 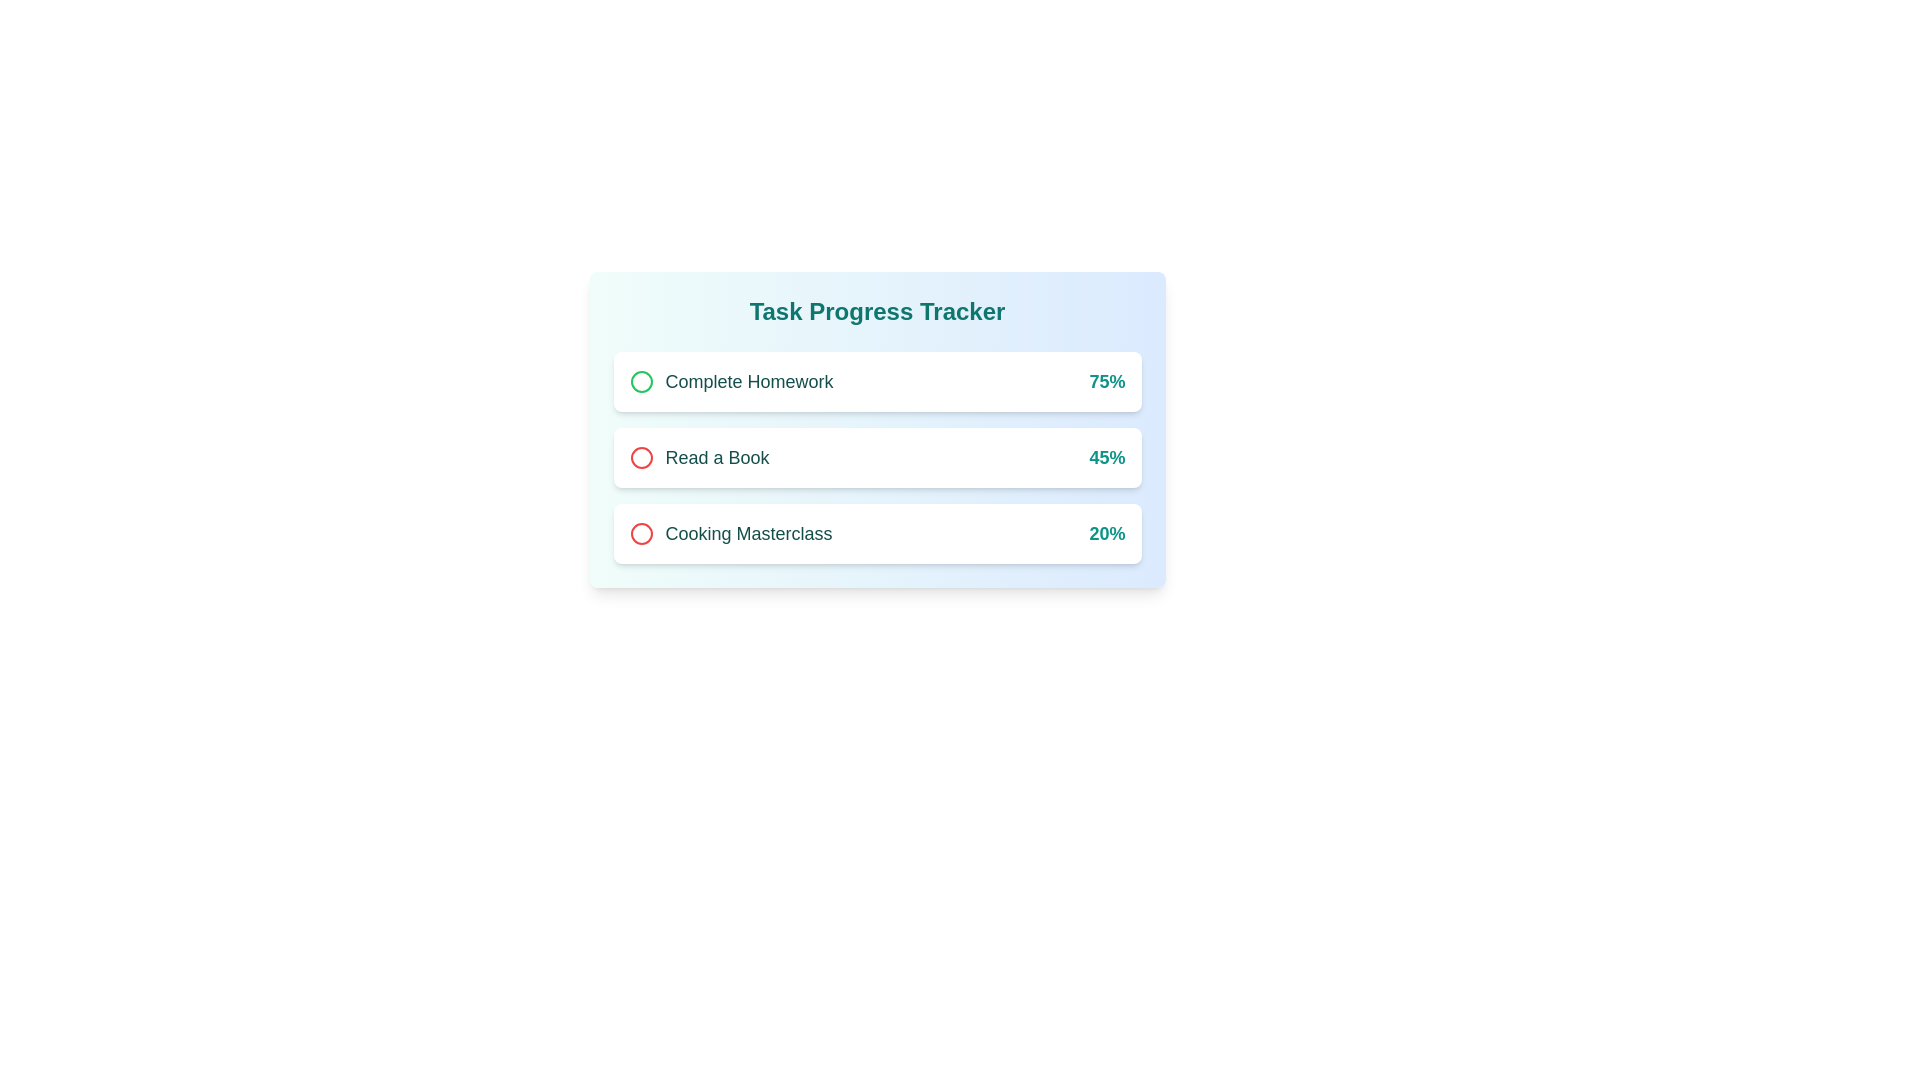 I want to click on the progress percentage text label for the task 'Complete Homework', which is located at the far-right side of its containing rectangular area, so click(x=1106, y=381).